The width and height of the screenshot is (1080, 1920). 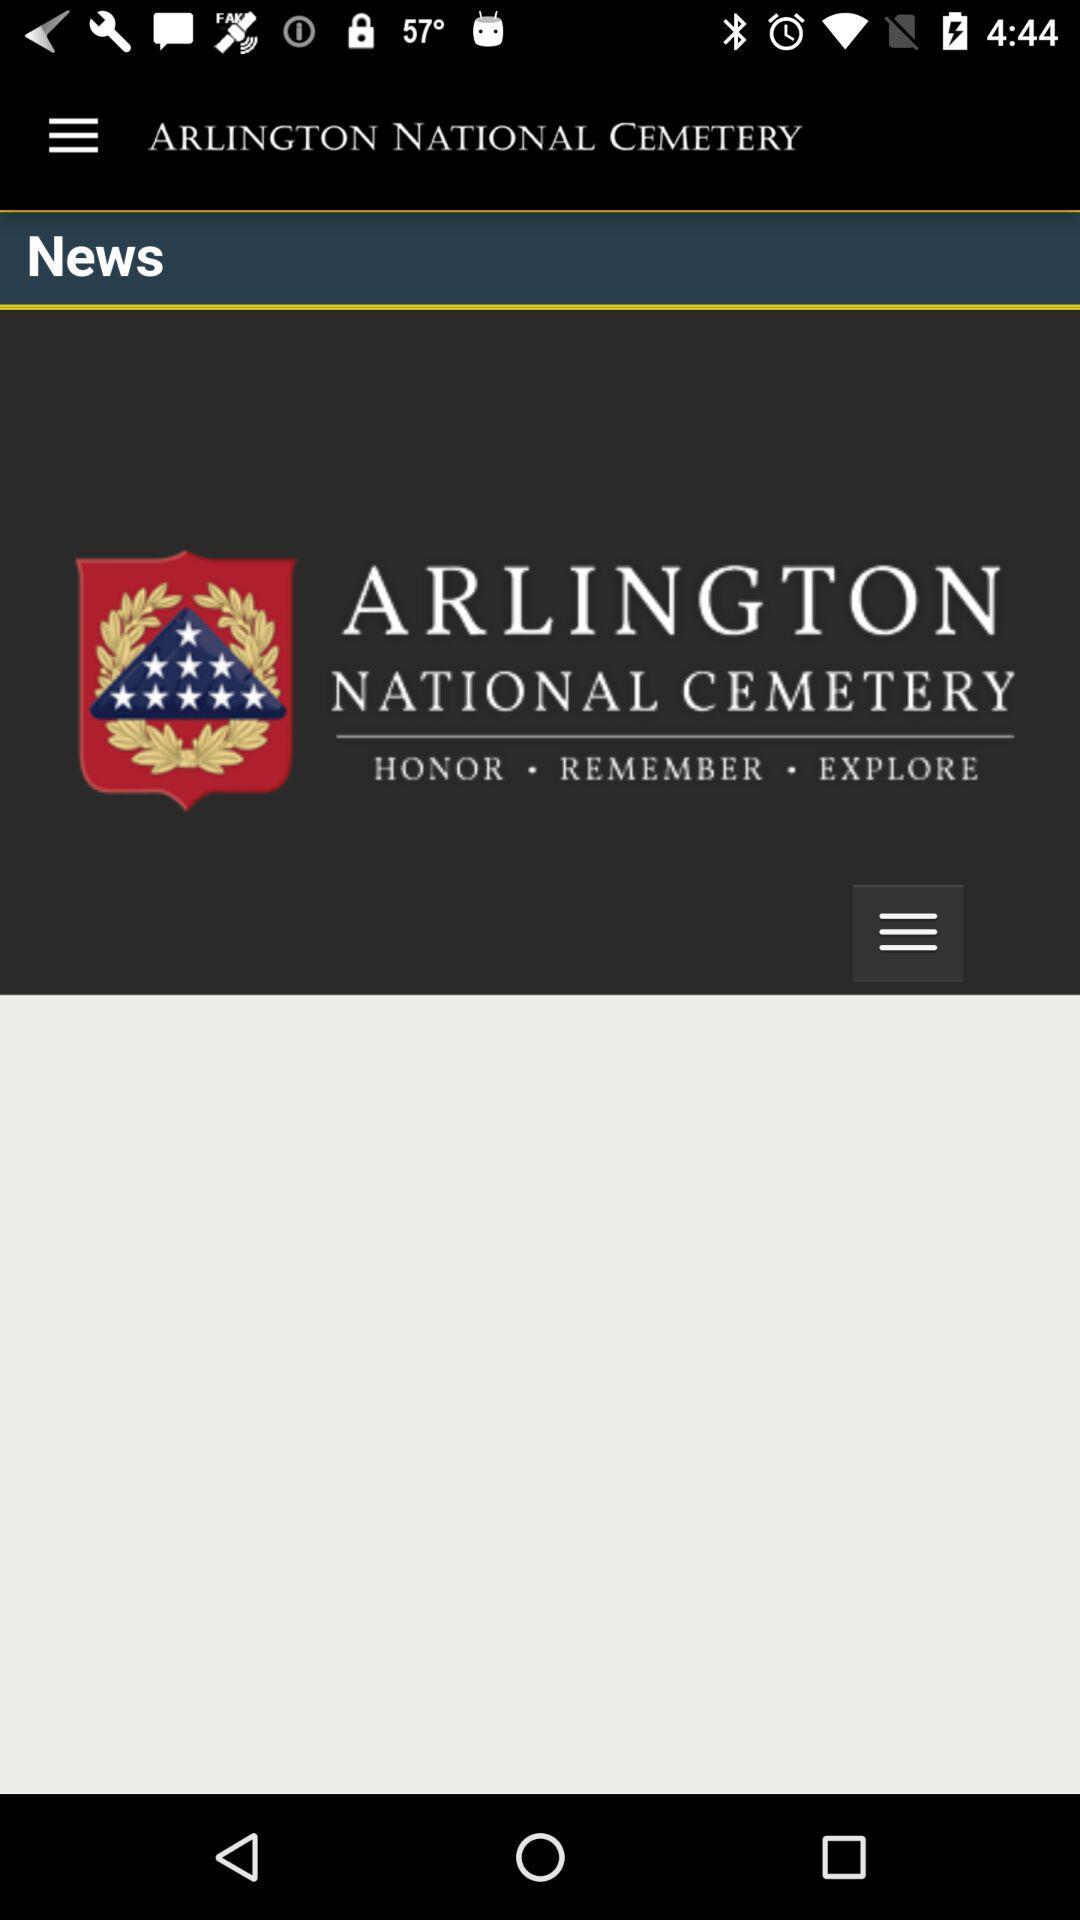 What do you see at coordinates (540, 1002) in the screenshot?
I see `advertisement page` at bounding box center [540, 1002].